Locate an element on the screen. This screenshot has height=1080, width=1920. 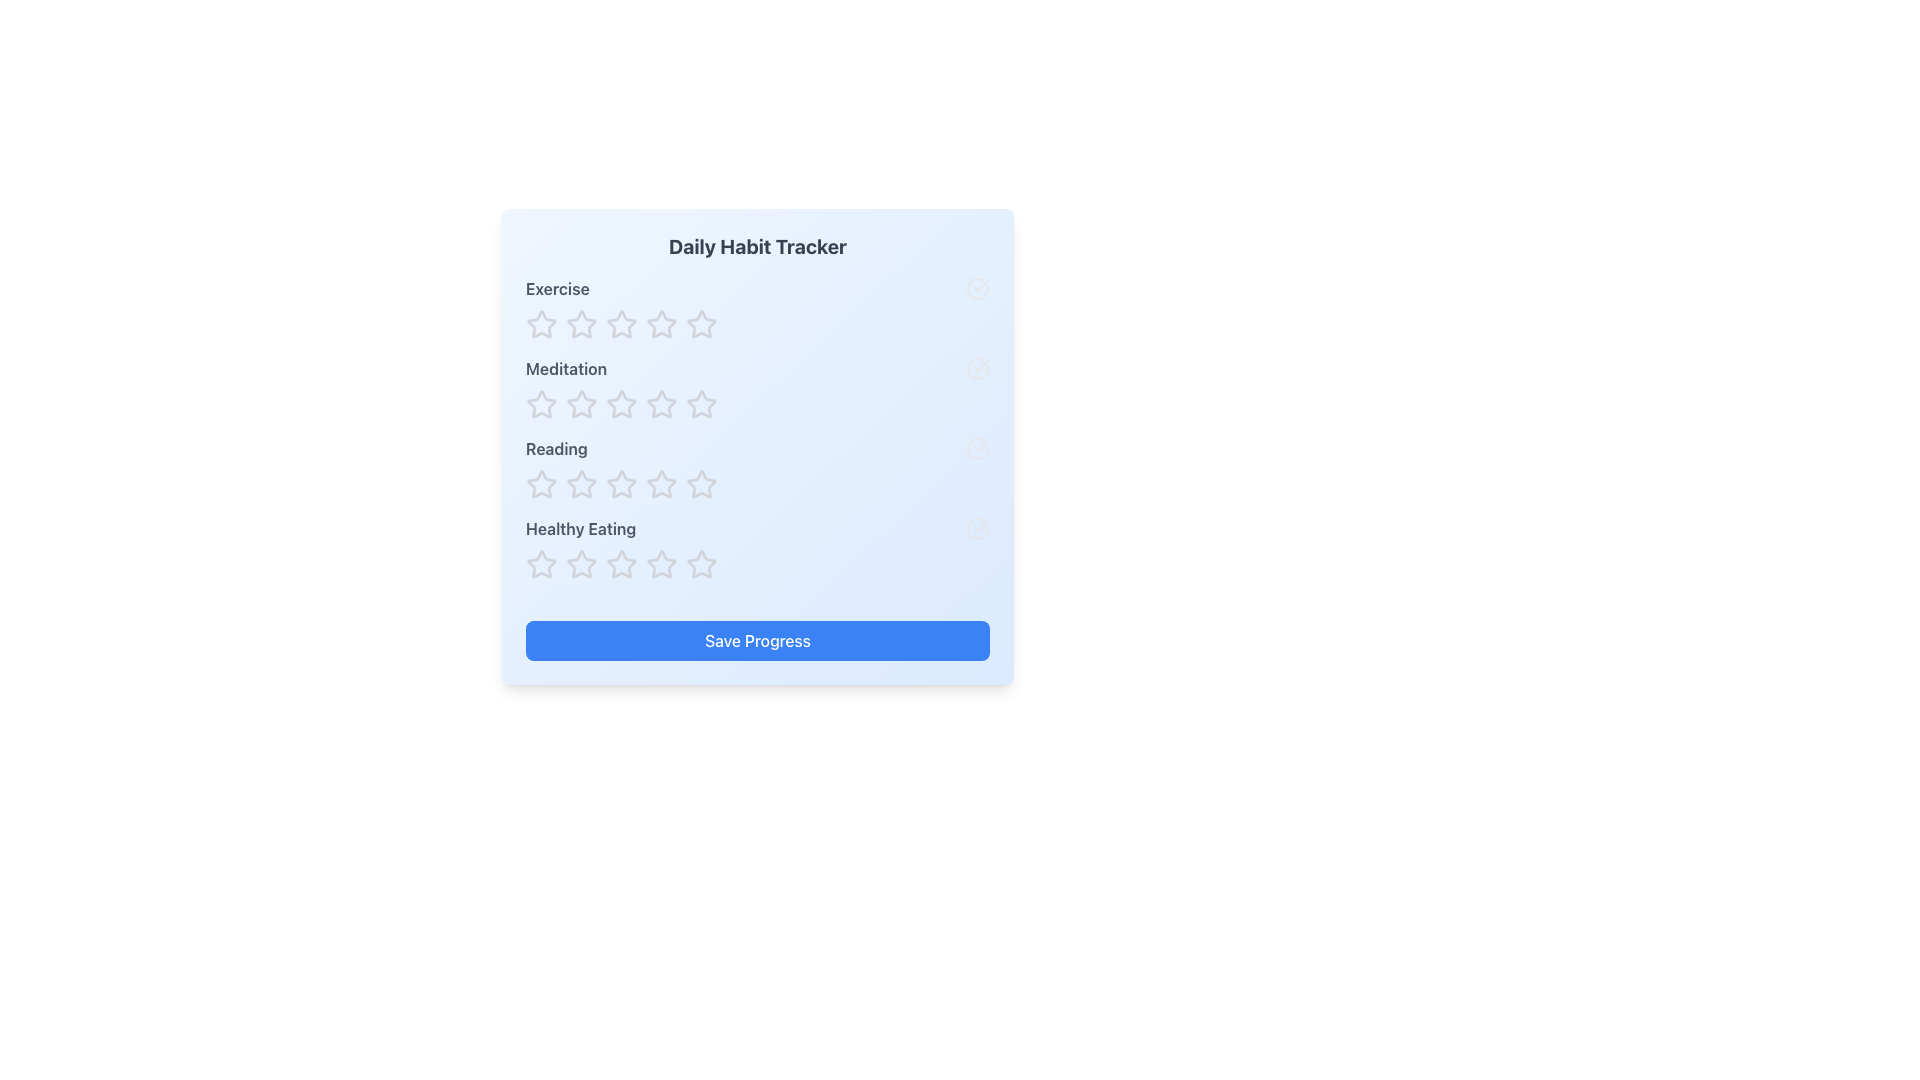
the third rating star icon in the 'Daily Habit Tracker' interface is located at coordinates (542, 484).